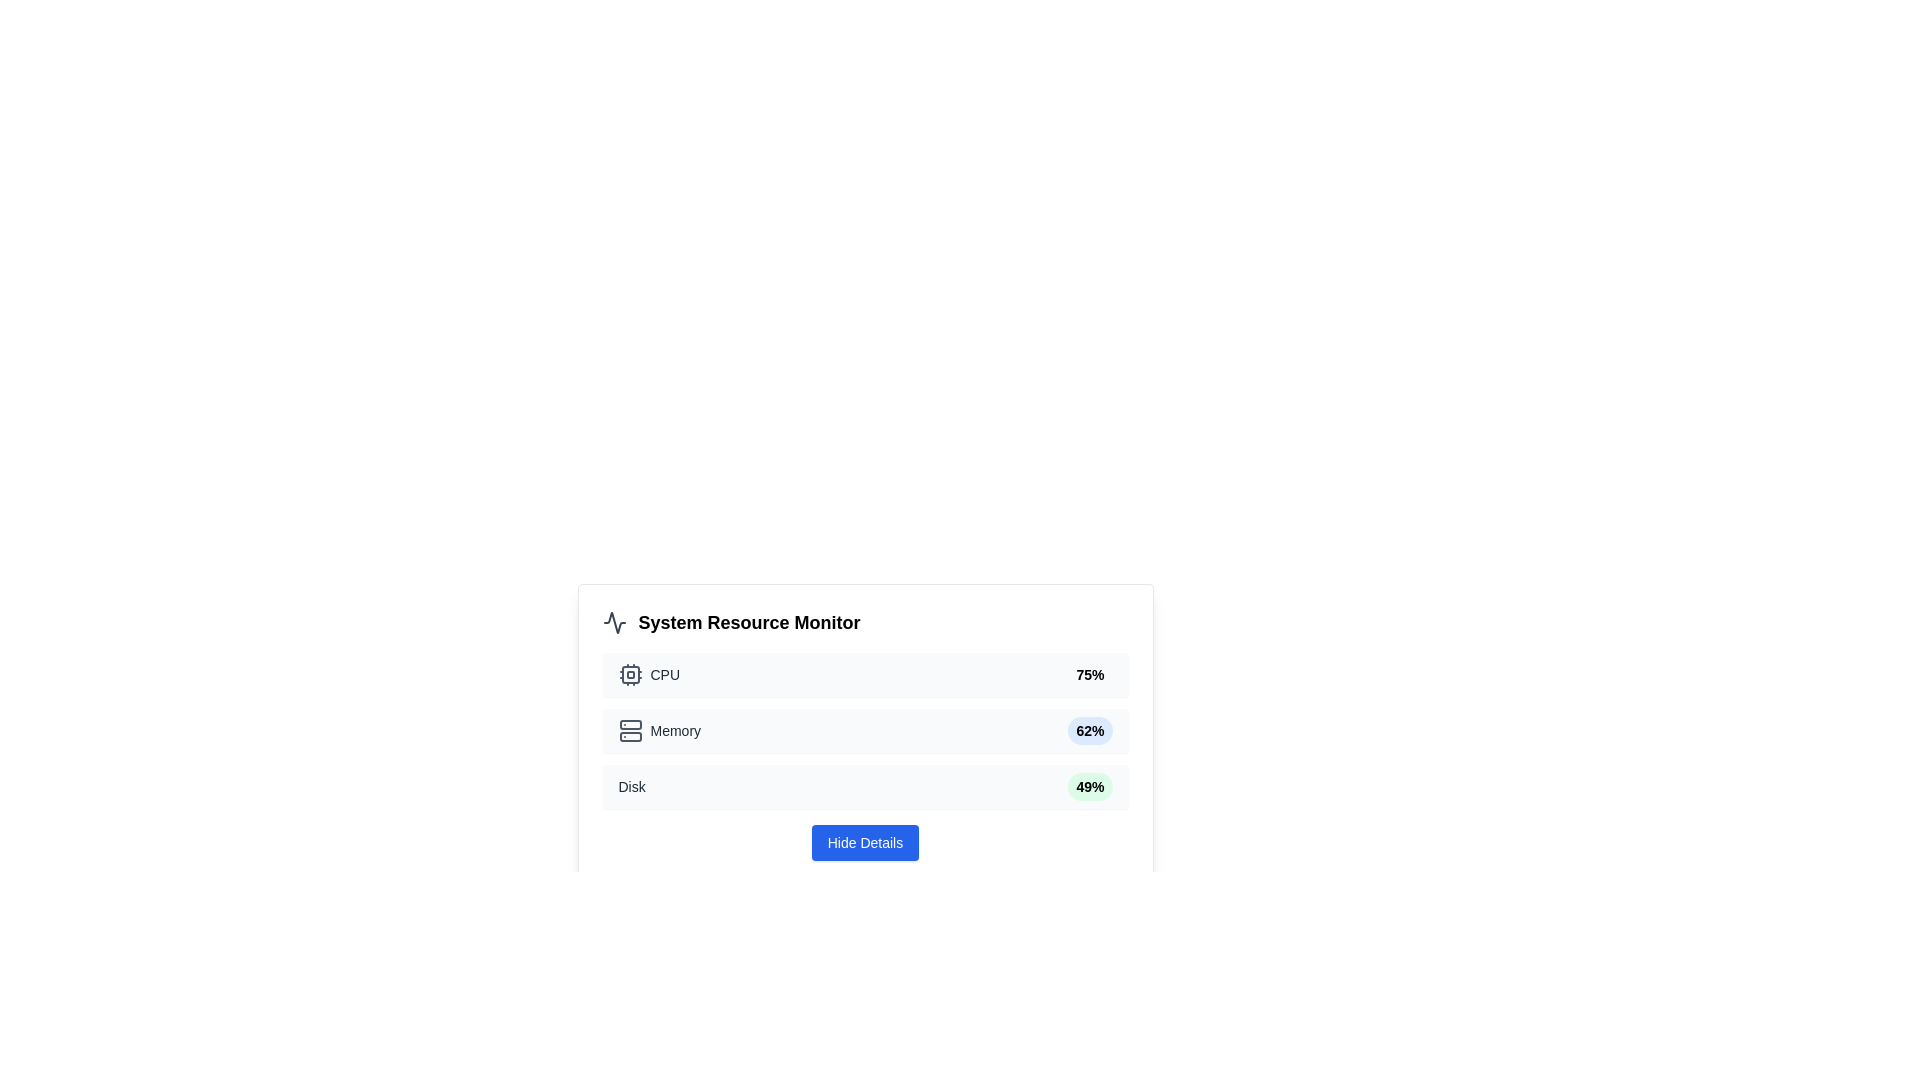  What do you see at coordinates (659, 731) in the screenshot?
I see `the 'Memory' text element with the adjacent server icon, which is styled with a gray tone and arranged horizontally with a small gap` at bounding box center [659, 731].